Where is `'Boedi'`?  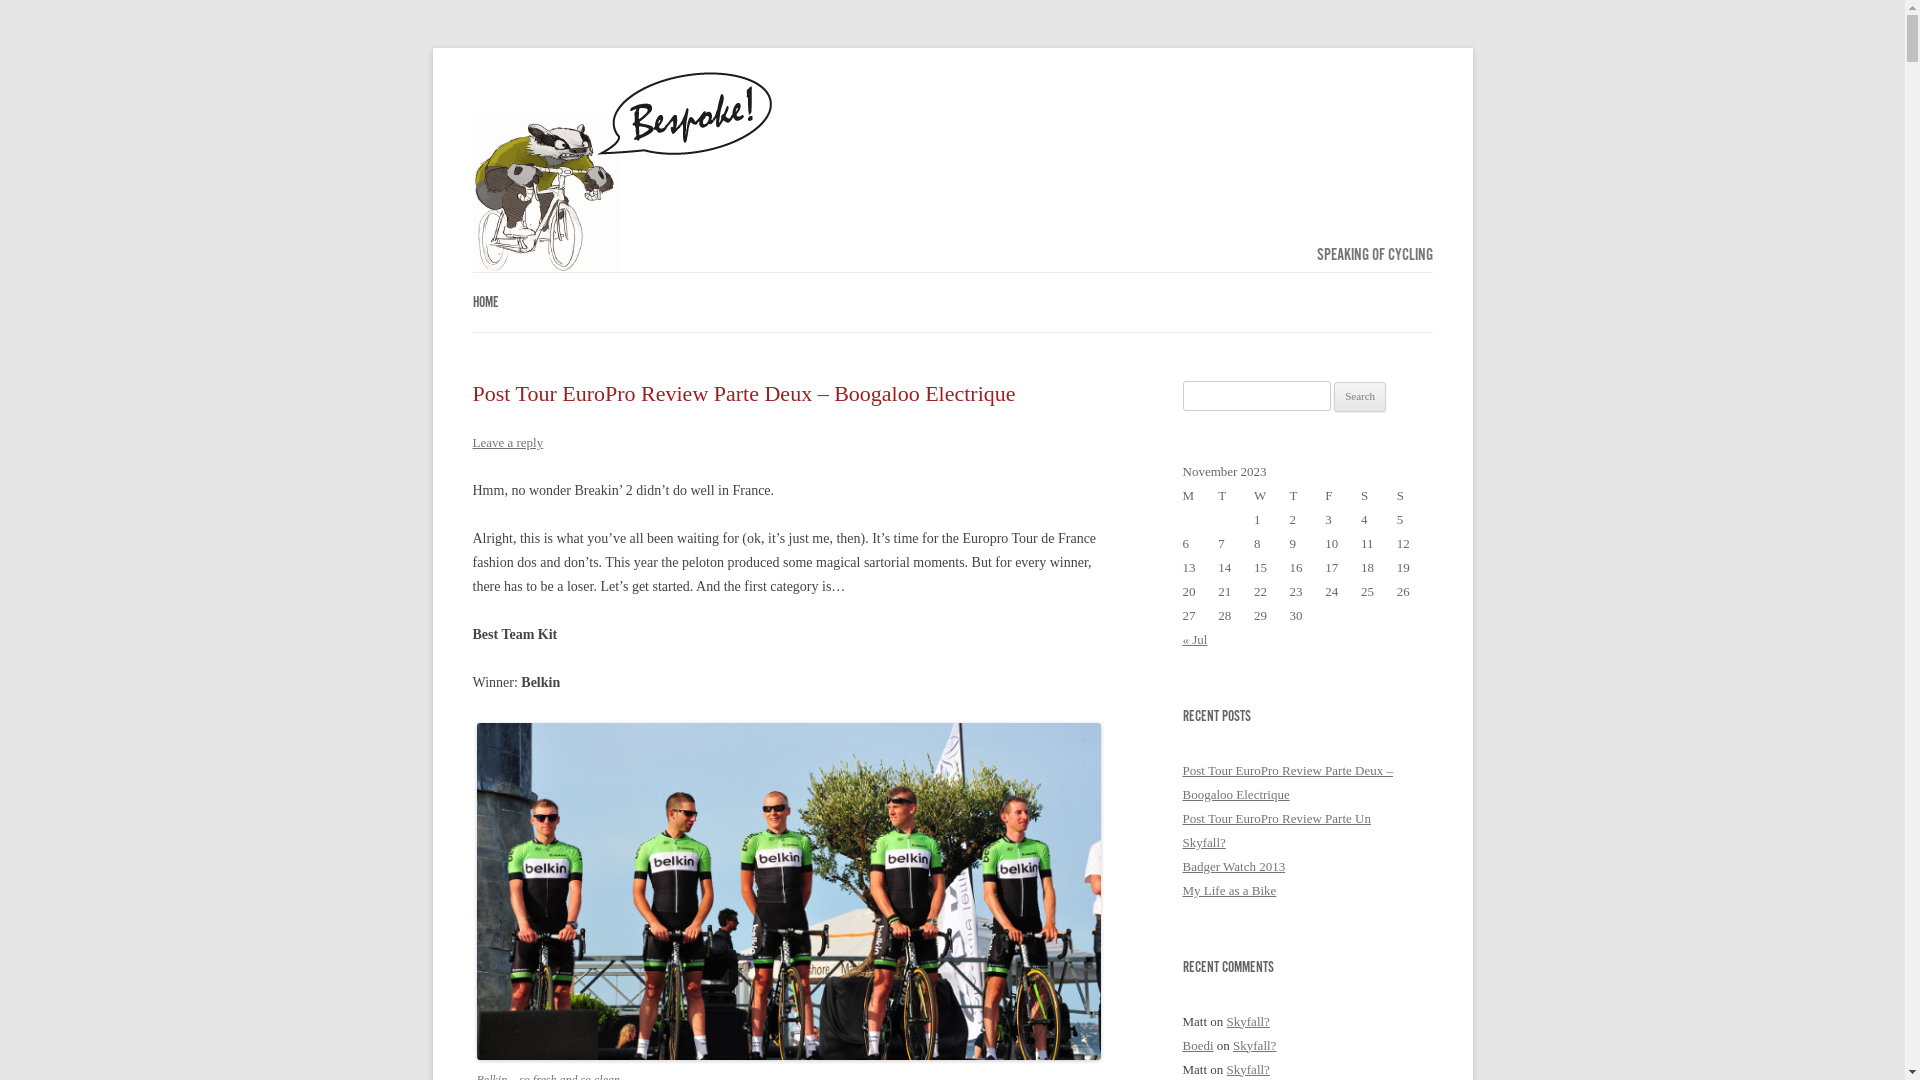 'Boedi' is located at coordinates (1181, 1044).